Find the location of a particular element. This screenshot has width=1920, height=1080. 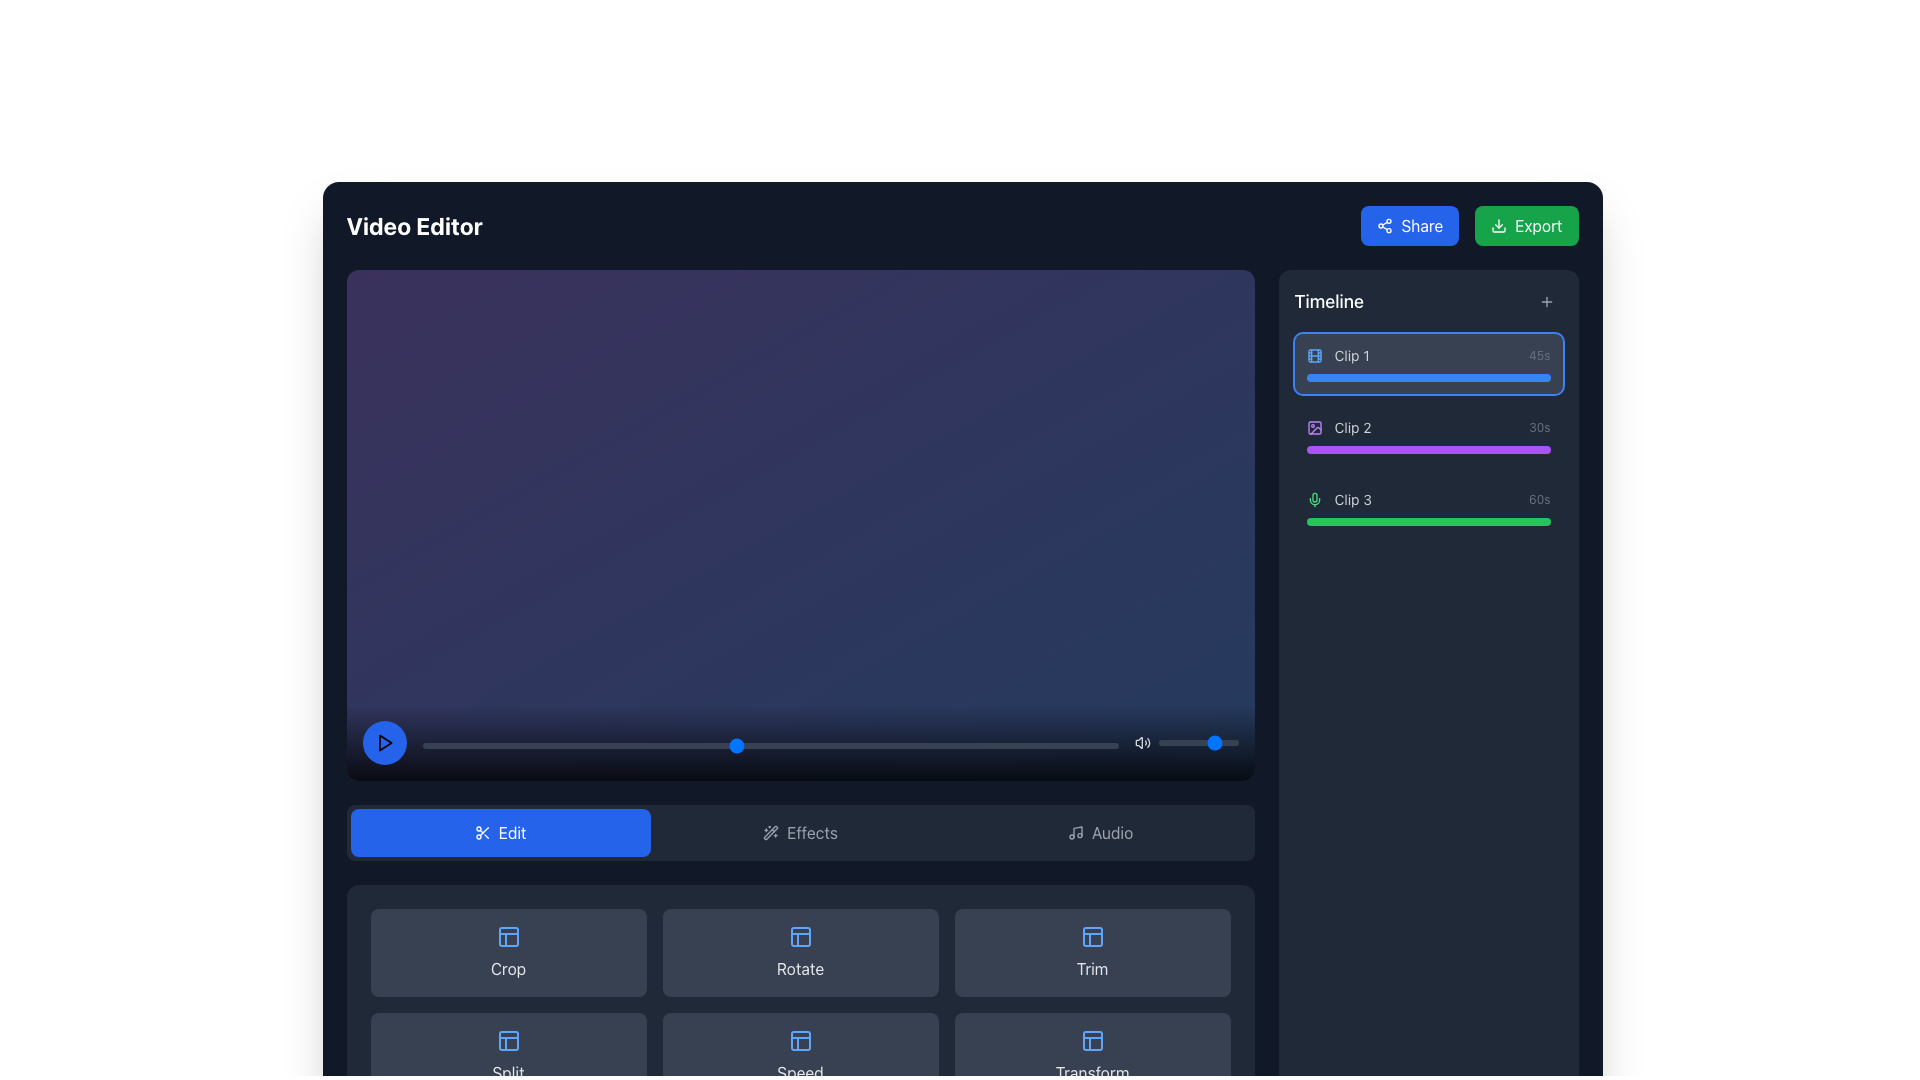

the slider value is located at coordinates (1168, 742).